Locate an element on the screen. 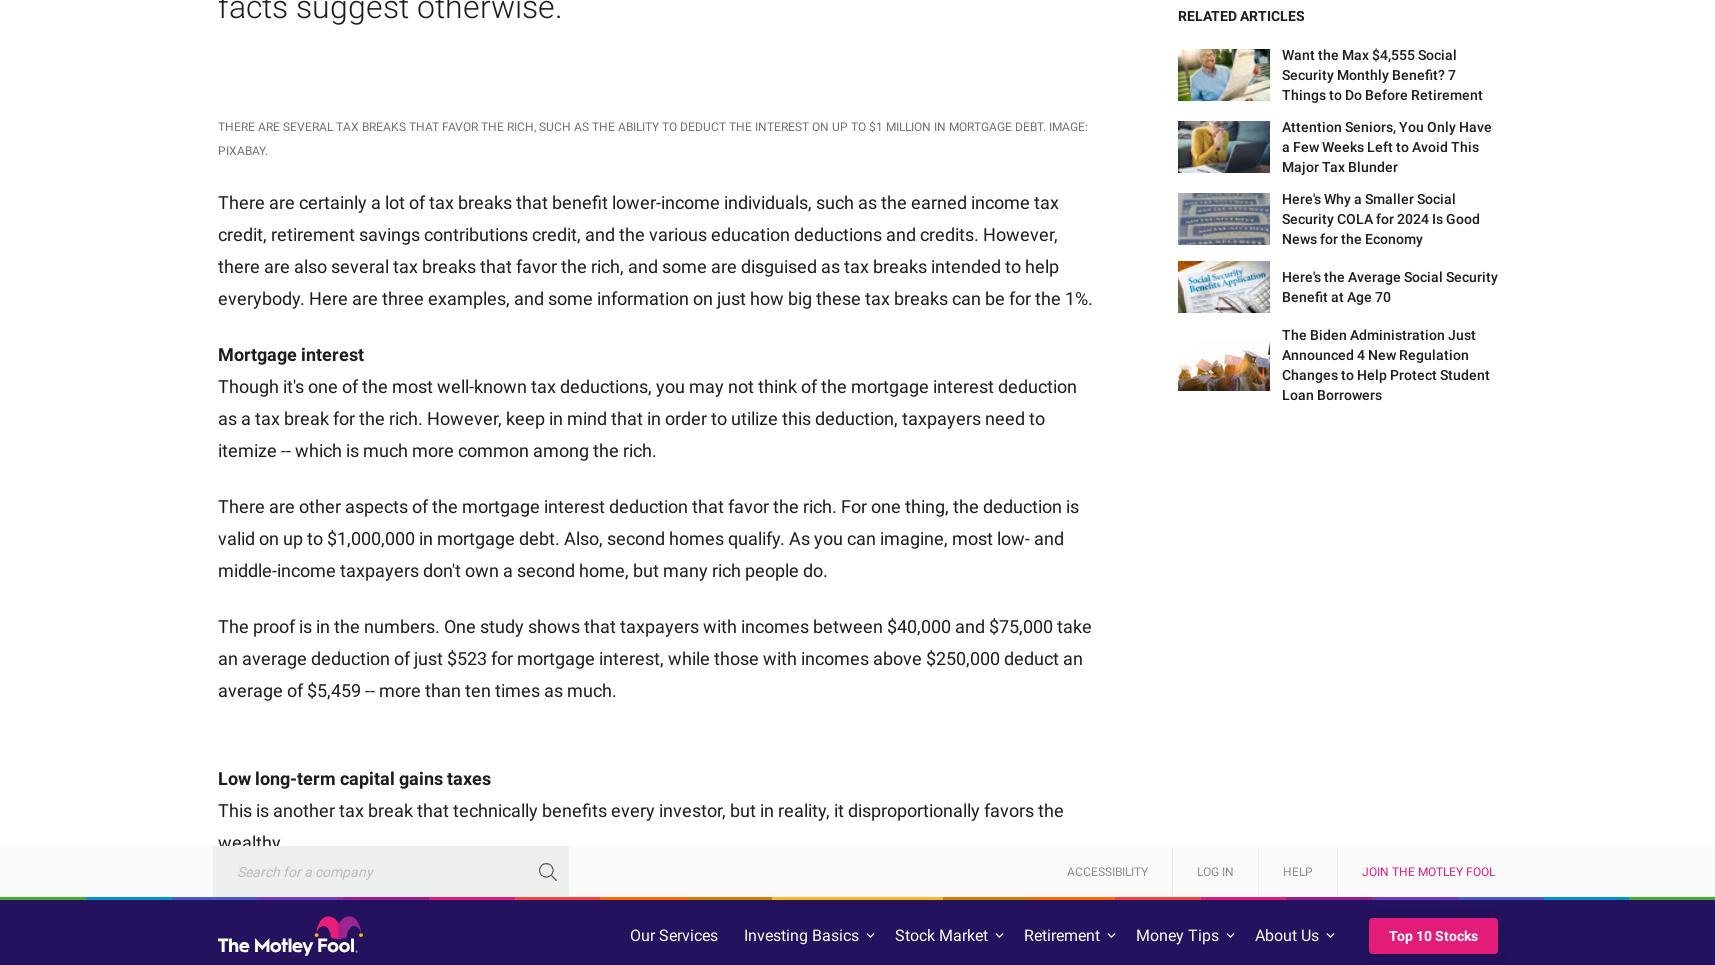  'Invest better with The Motley Fool. Get stock recommendations, portfolio guidance, and more from The Motley Fool's premium services.' is located at coordinates (420, 593).